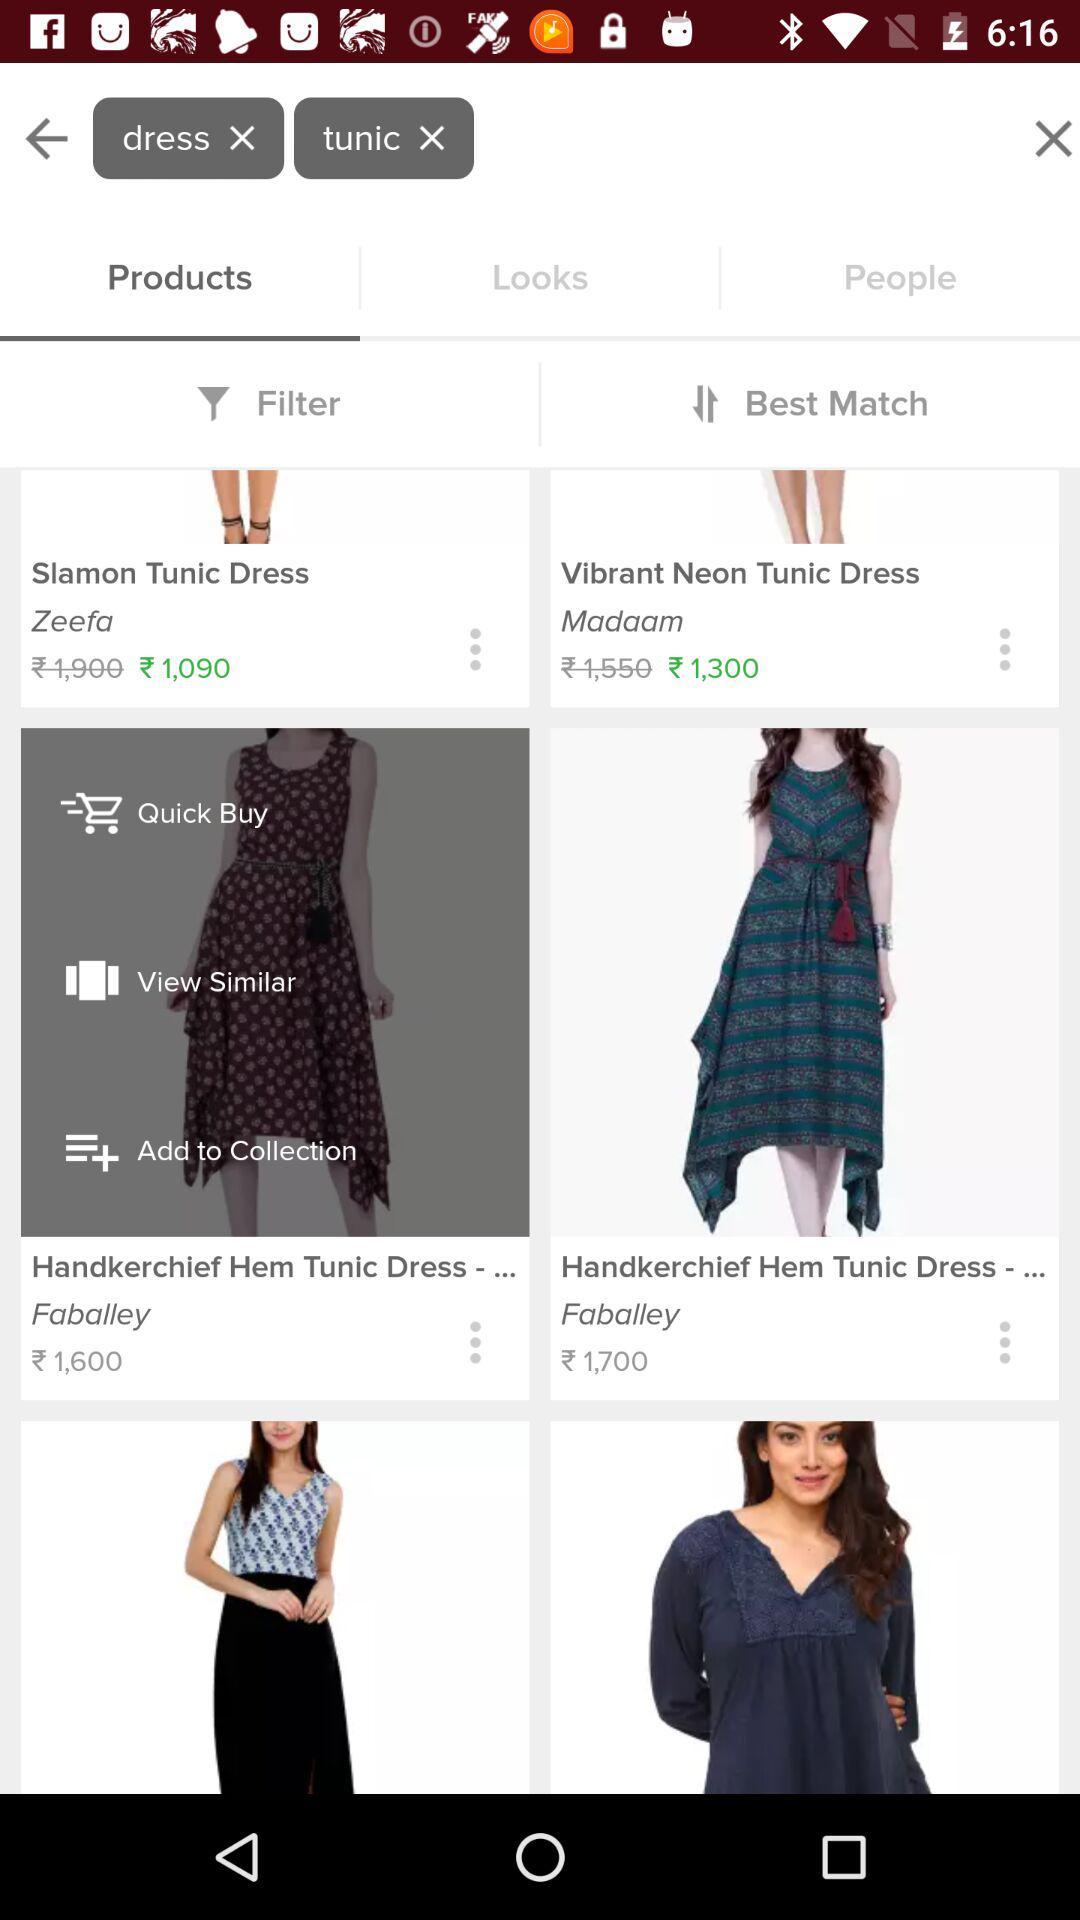 Image resolution: width=1080 pixels, height=1920 pixels. Describe the element at coordinates (1005, 1342) in the screenshot. I see `file details and other option include` at that location.